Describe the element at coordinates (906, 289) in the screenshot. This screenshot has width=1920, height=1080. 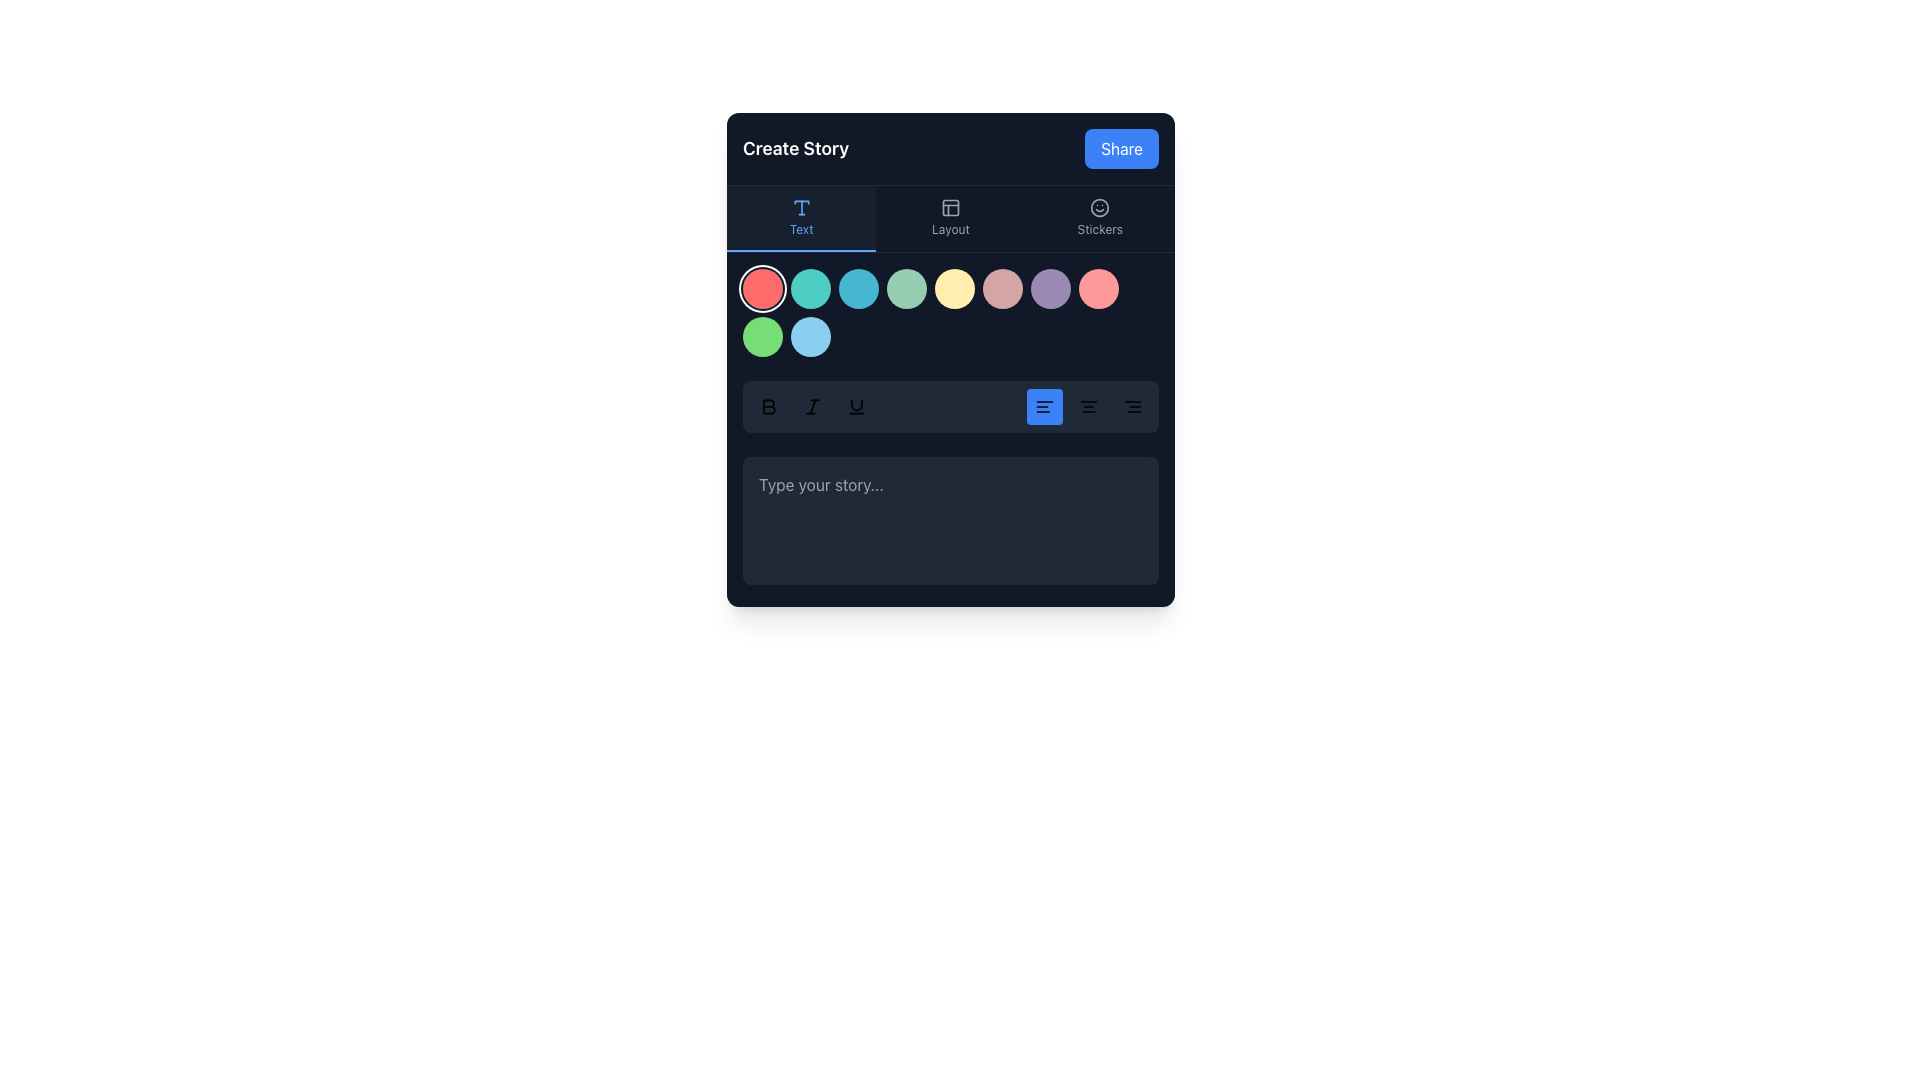
I see `the fourth circular button in the top row of the grid` at that location.